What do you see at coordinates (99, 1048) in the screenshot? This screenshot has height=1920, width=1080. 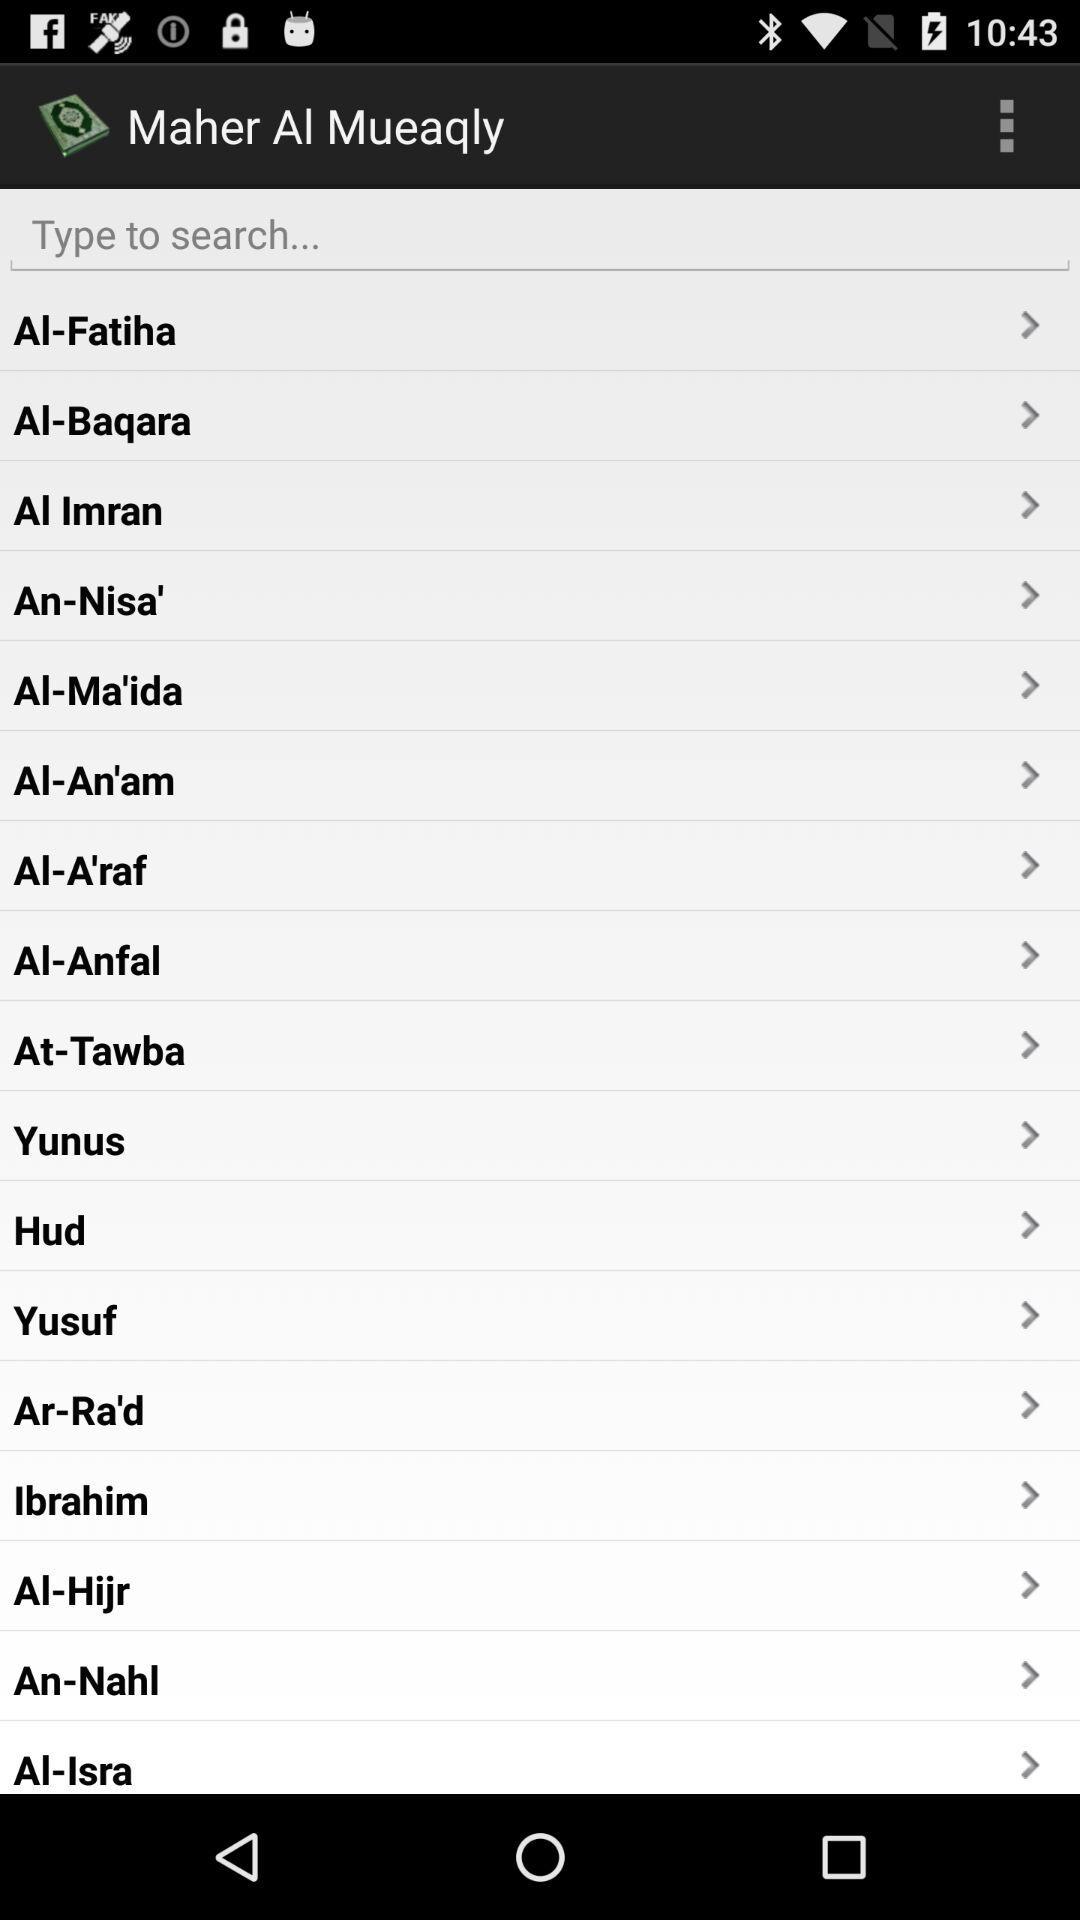 I see `the at-tawba app` at bounding box center [99, 1048].